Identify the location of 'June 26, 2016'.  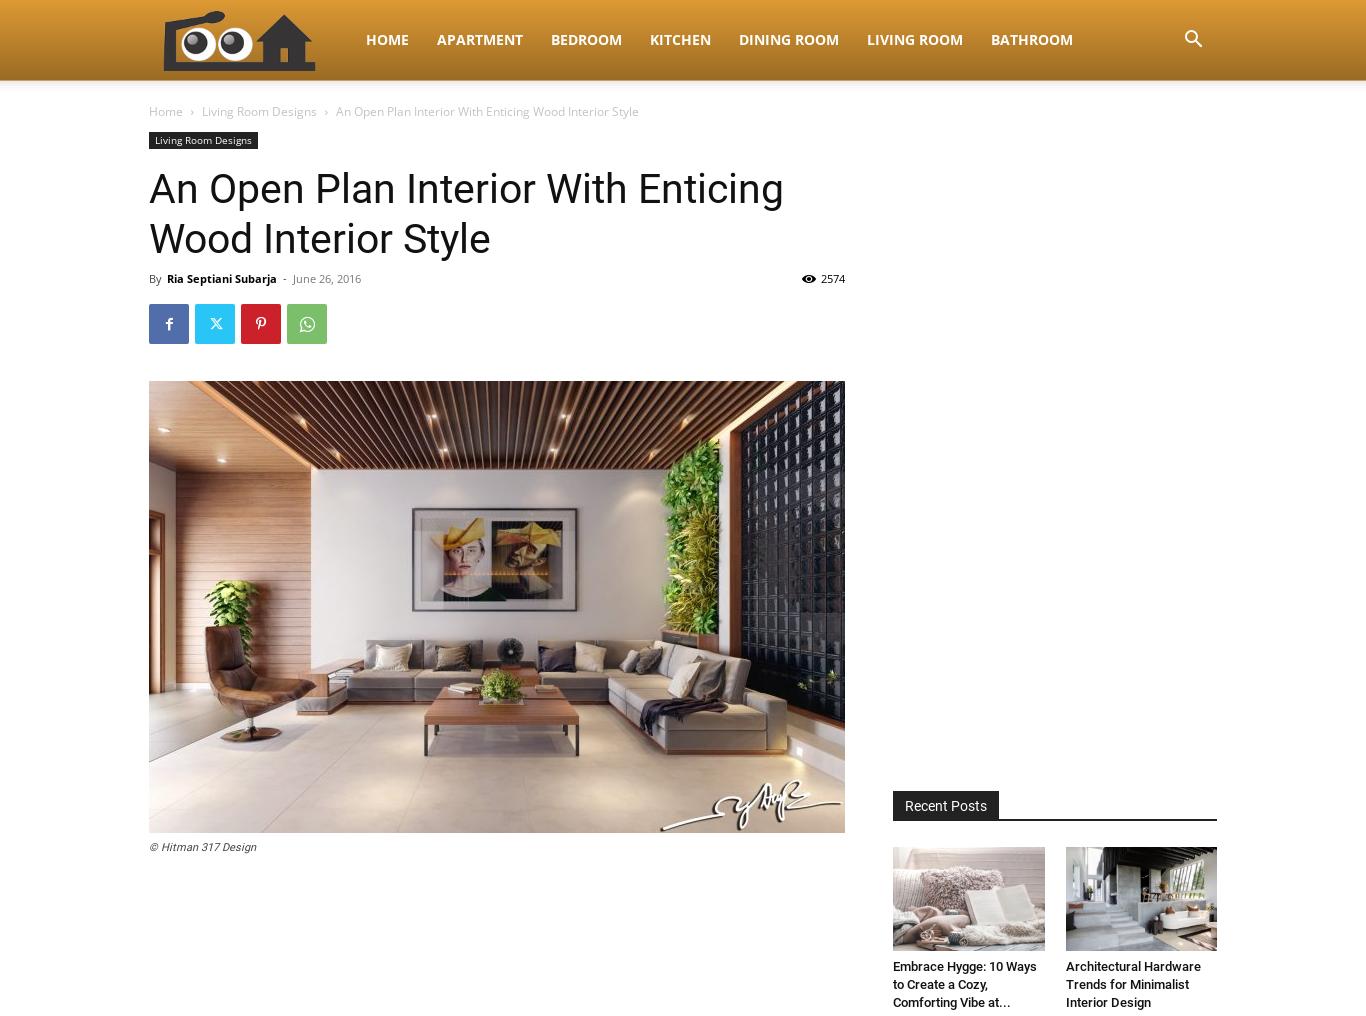
(327, 277).